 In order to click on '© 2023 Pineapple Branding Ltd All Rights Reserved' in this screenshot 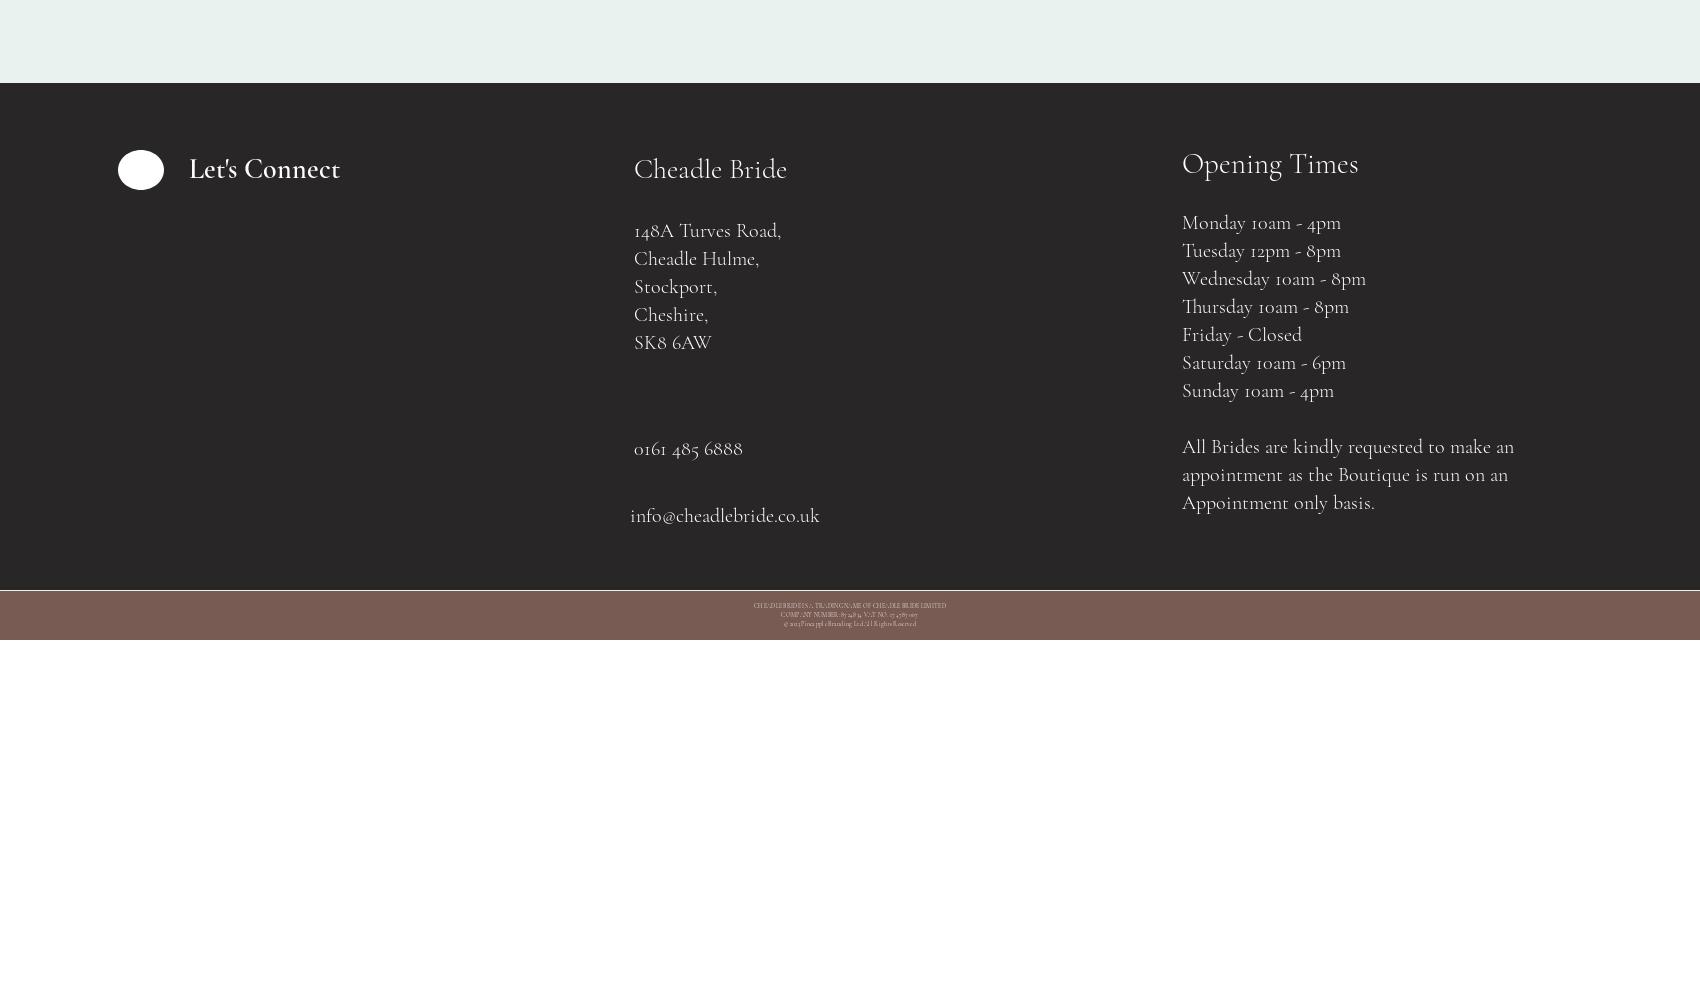, I will do `click(848, 623)`.